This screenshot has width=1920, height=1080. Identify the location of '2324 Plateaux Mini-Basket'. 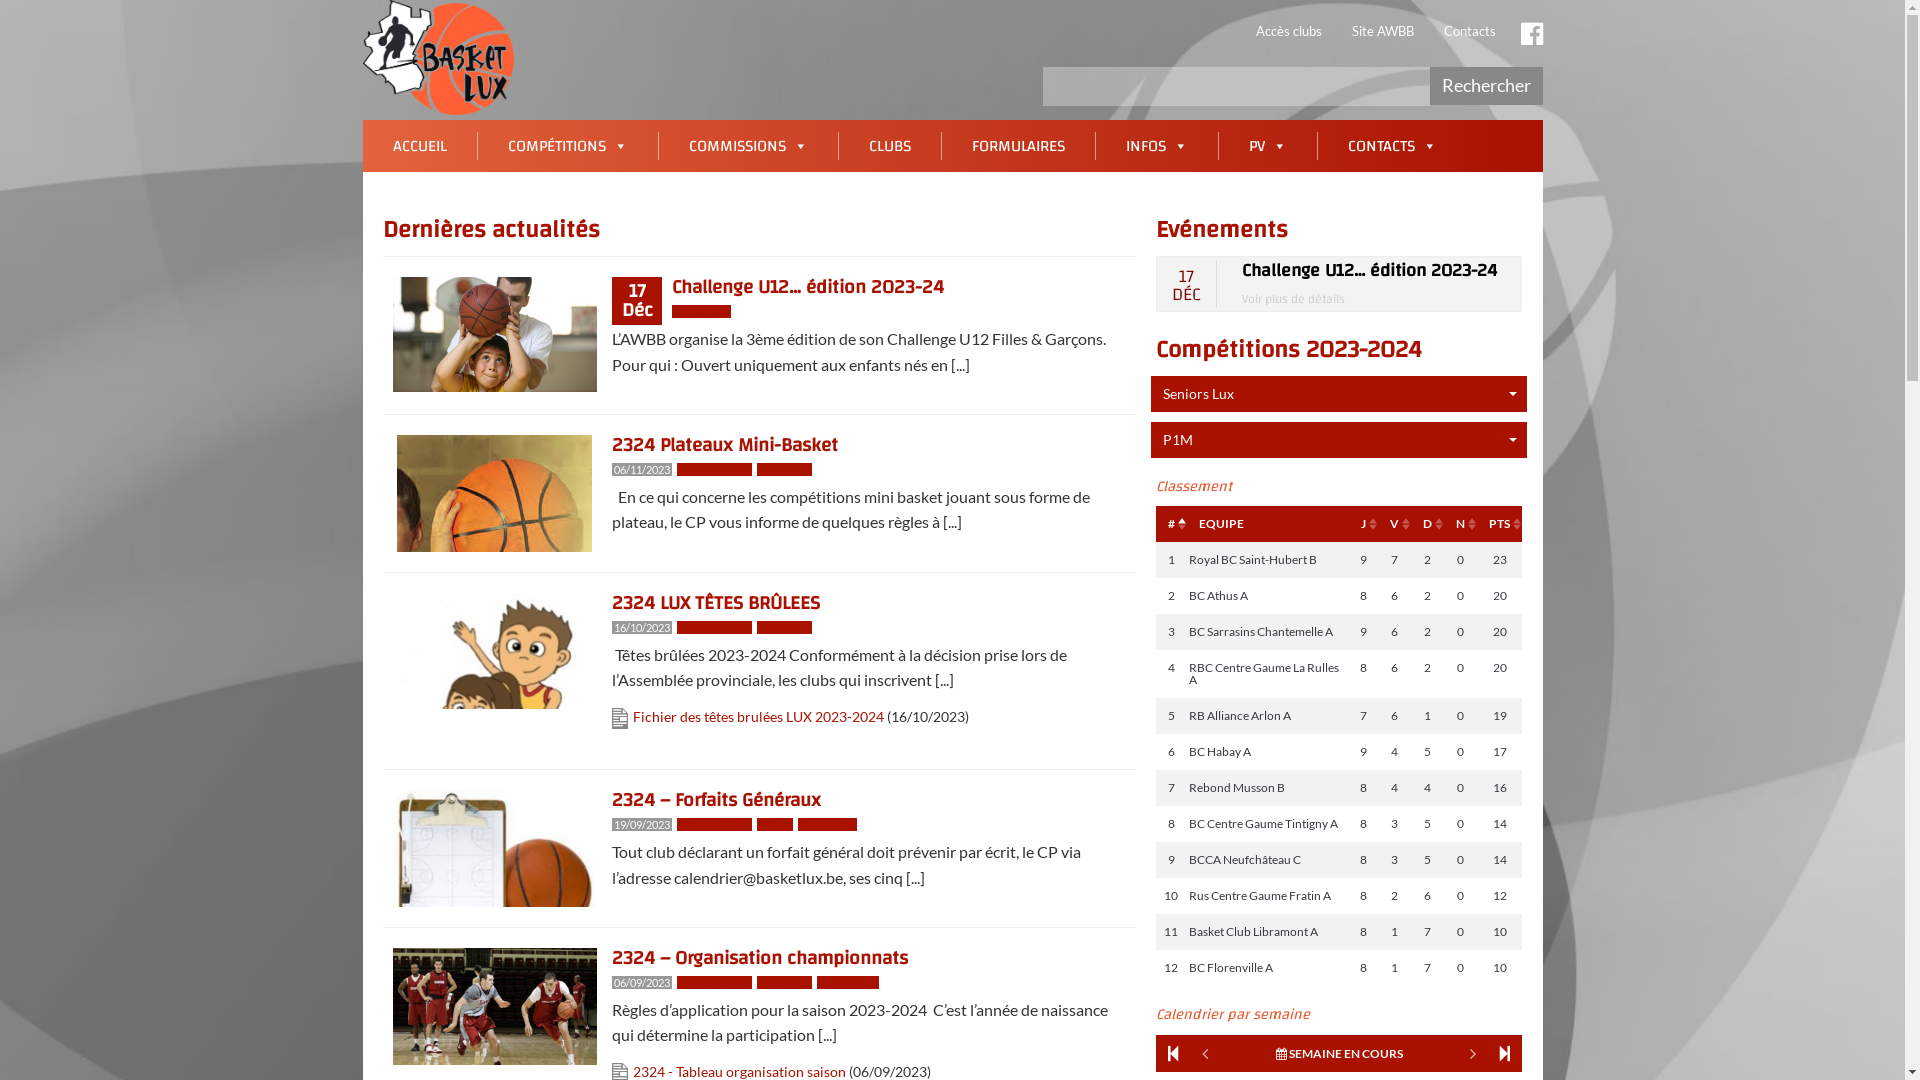
(723, 443).